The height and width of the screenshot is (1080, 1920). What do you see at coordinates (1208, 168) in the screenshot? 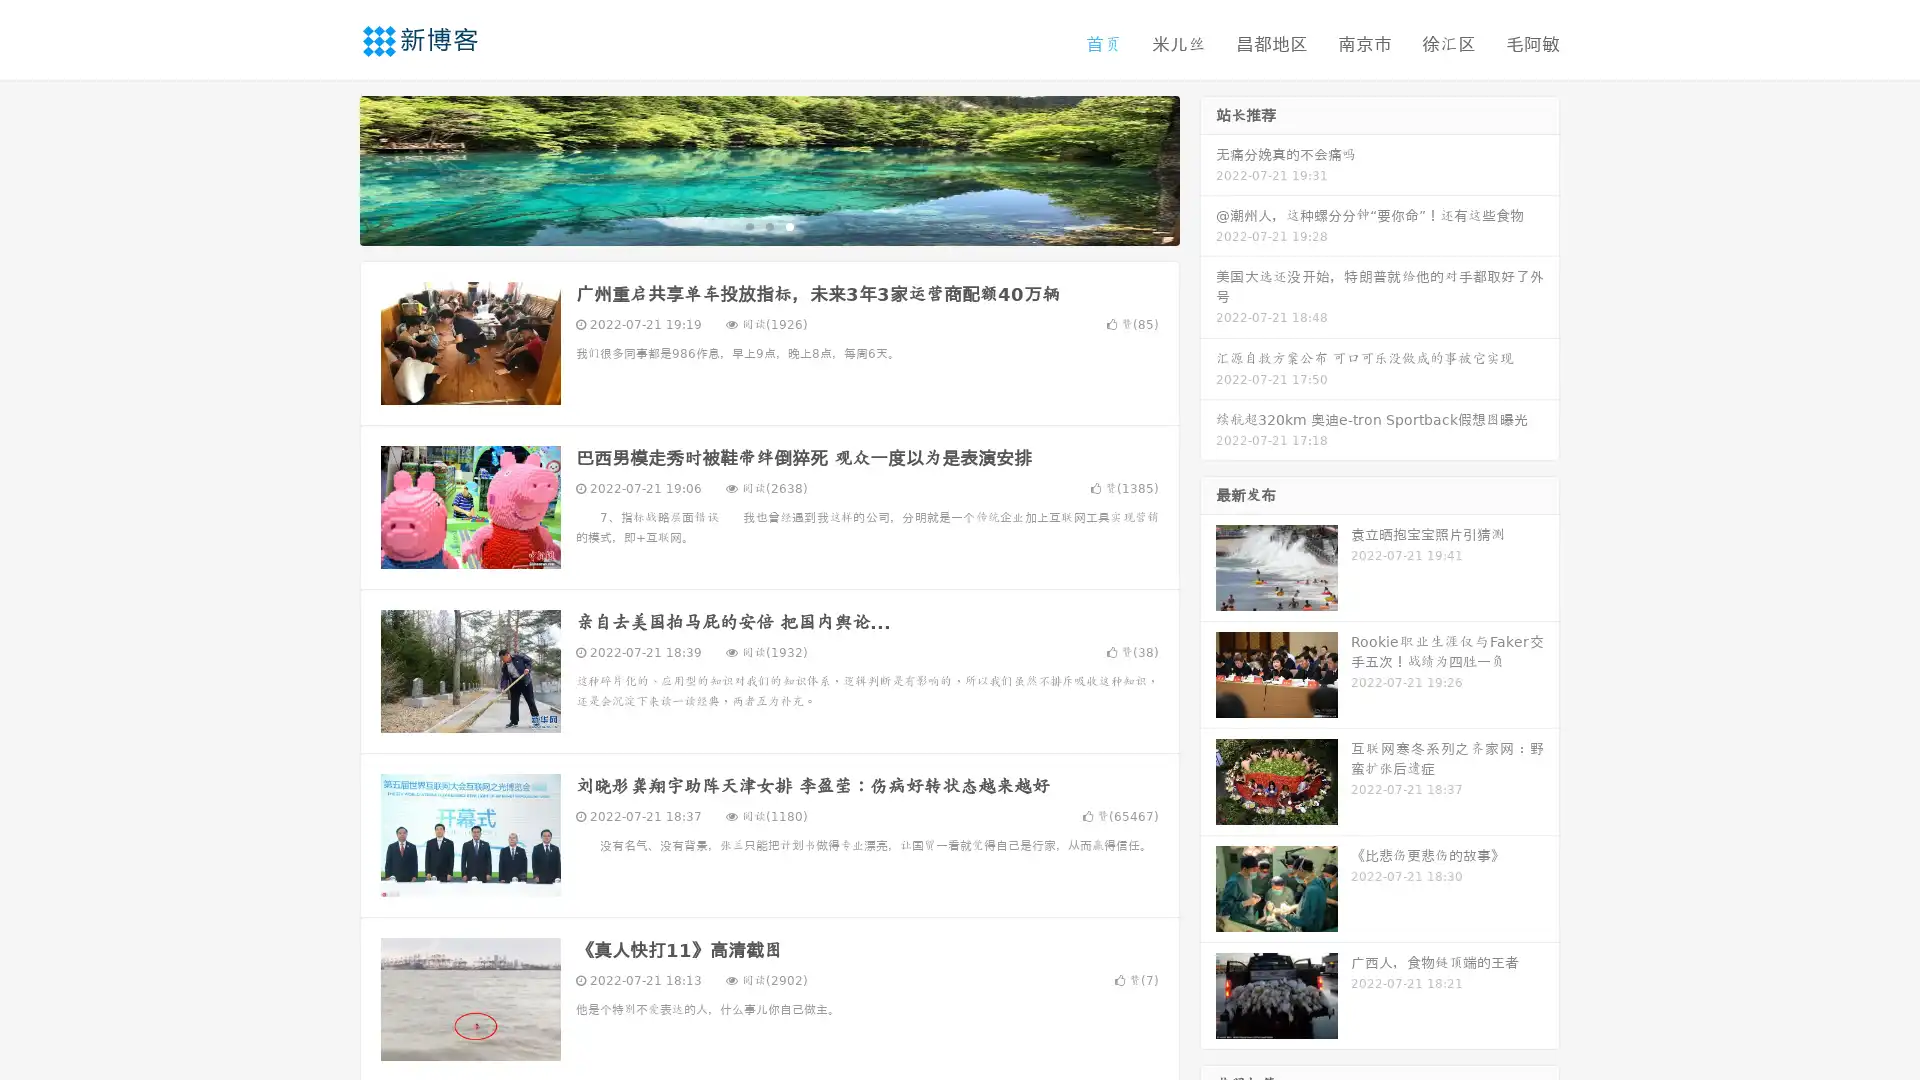
I see `Next slide` at bounding box center [1208, 168].